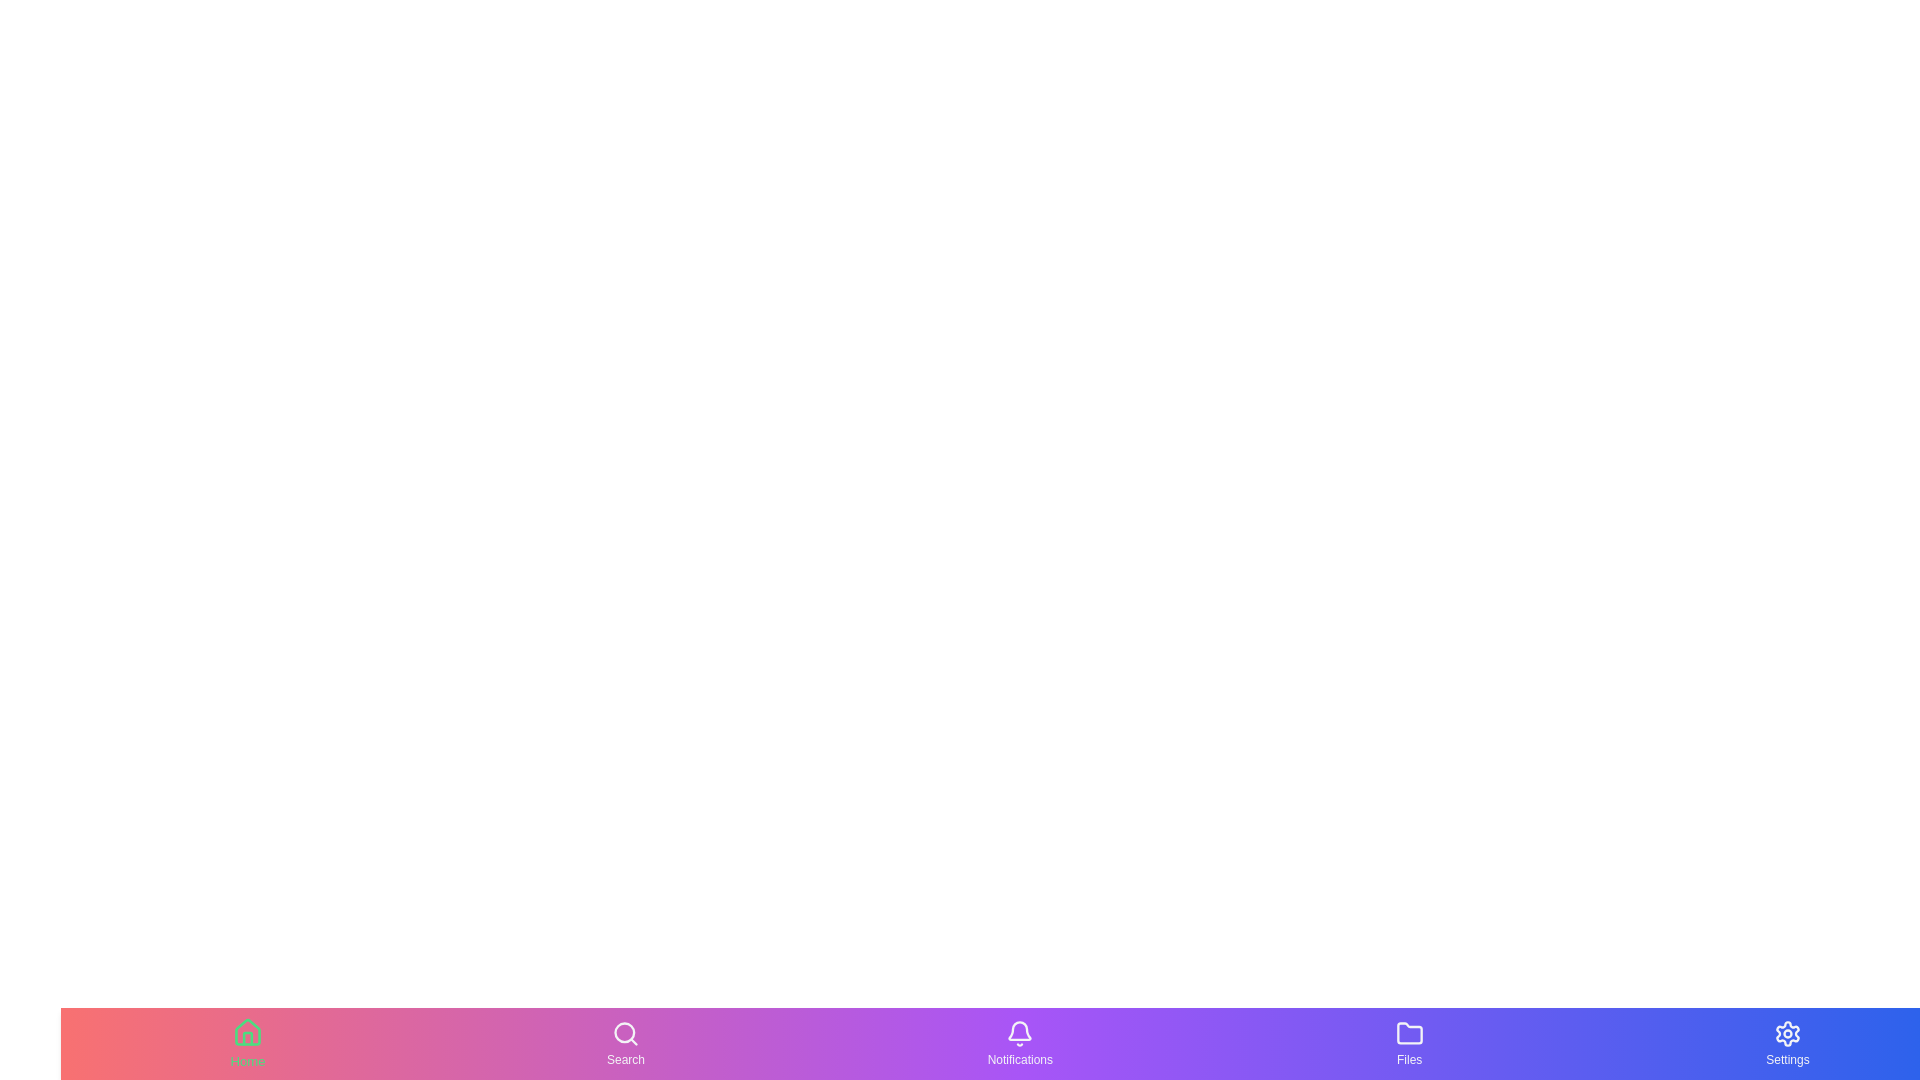 The image size is (1920, 1080). Describe the element at coordinates (247, 1043) in the screenshot. I see `the tab labeled Home` at that location.